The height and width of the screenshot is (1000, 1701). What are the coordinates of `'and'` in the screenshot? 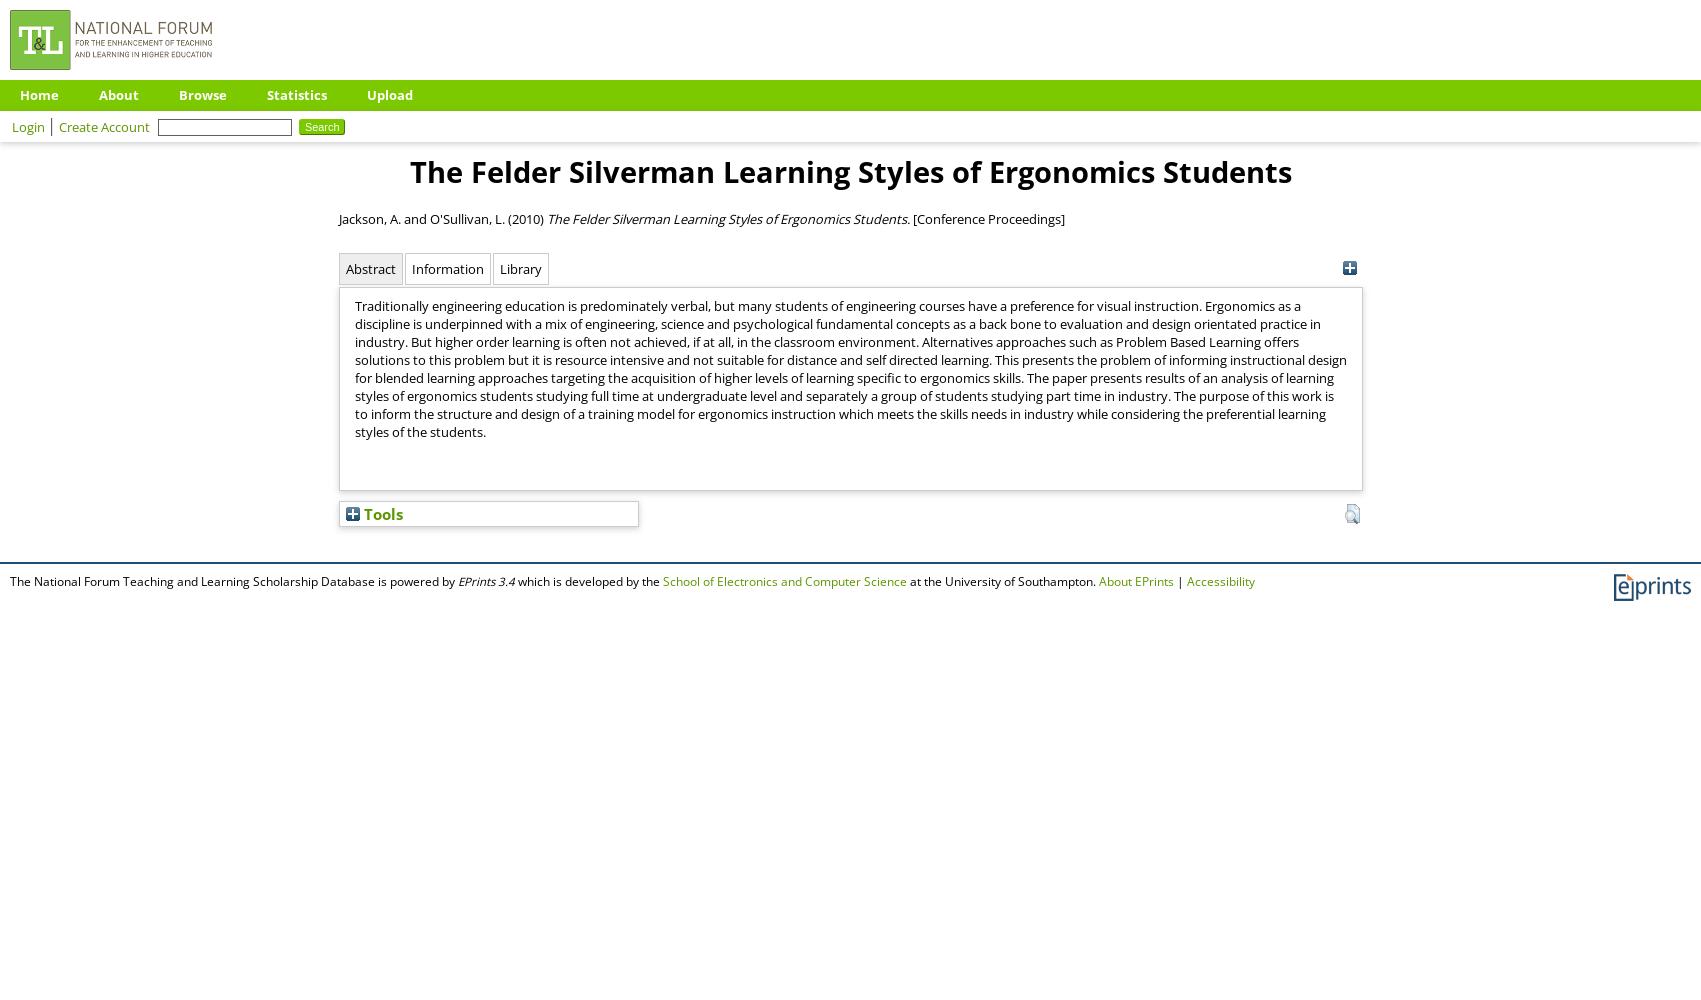 It's located at (413, 217).